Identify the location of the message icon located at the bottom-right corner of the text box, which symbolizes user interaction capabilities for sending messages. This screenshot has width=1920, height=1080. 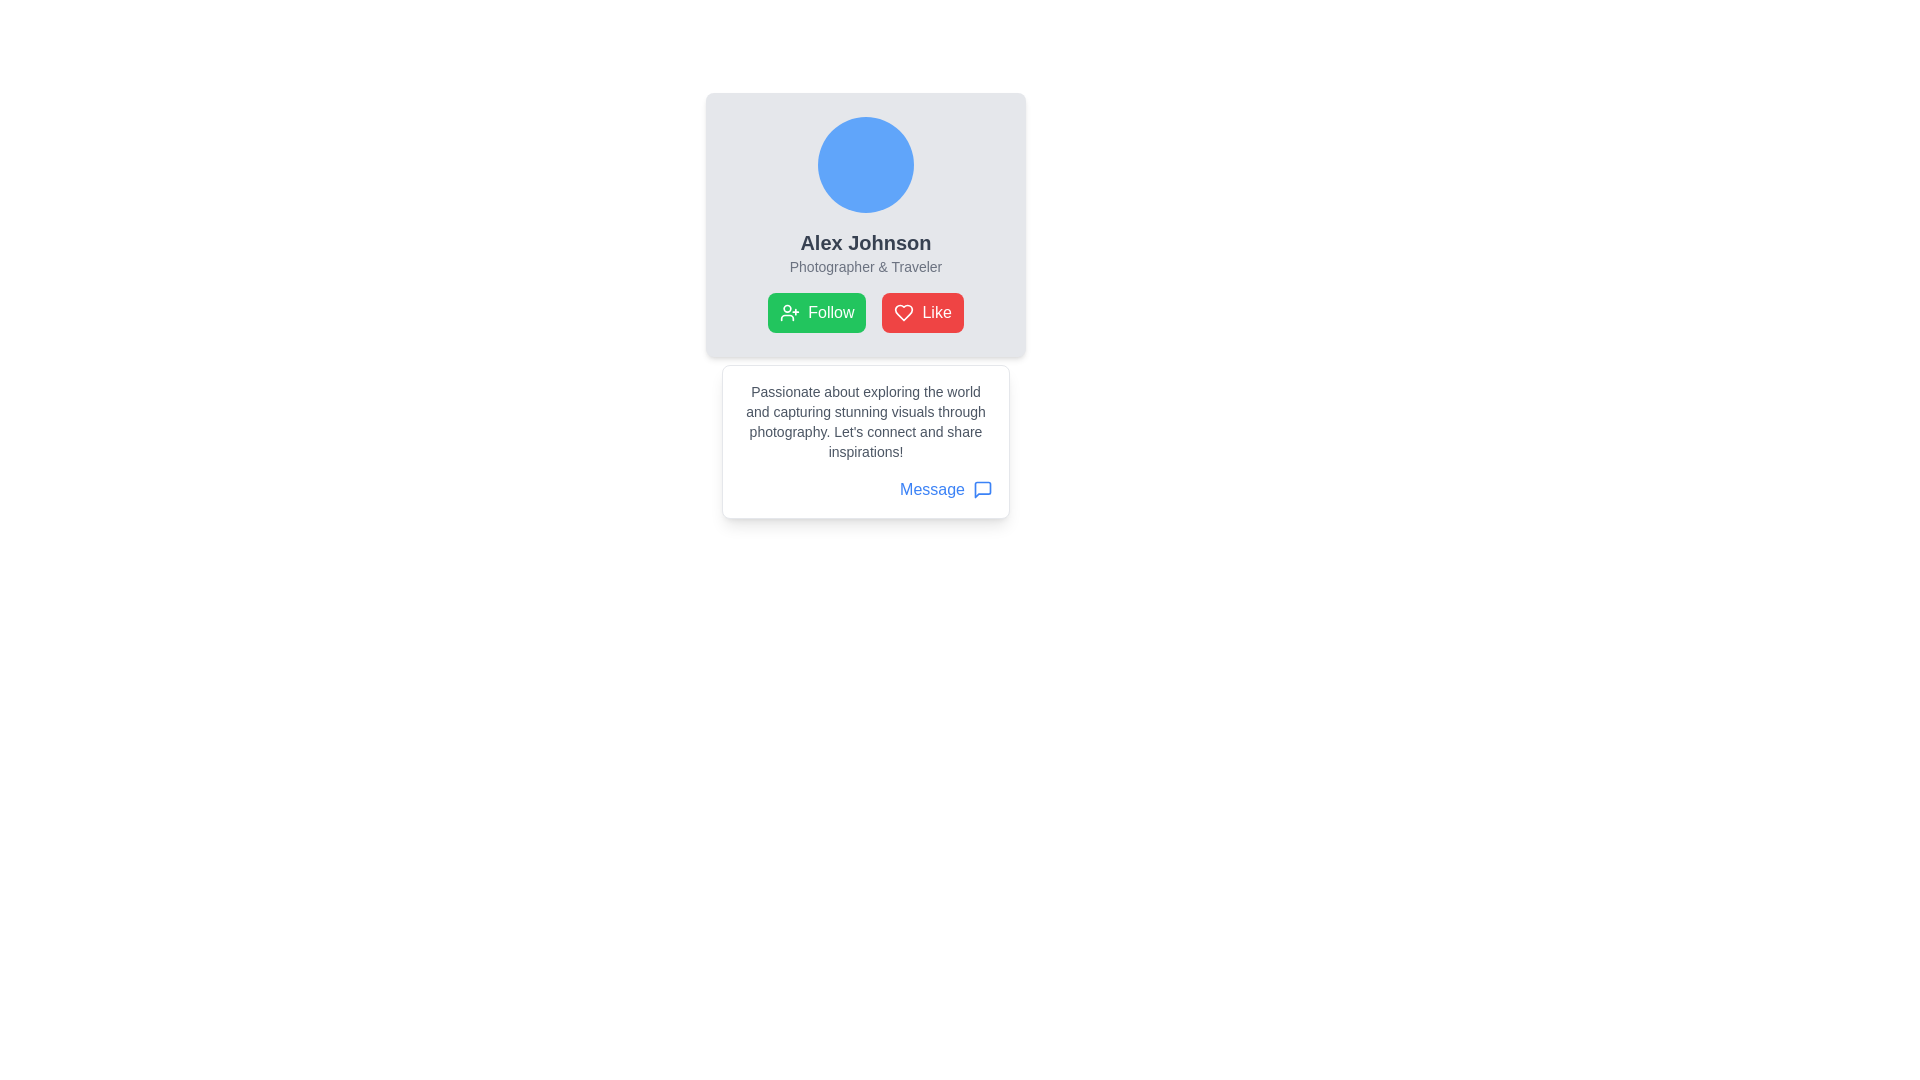
(983, 489).